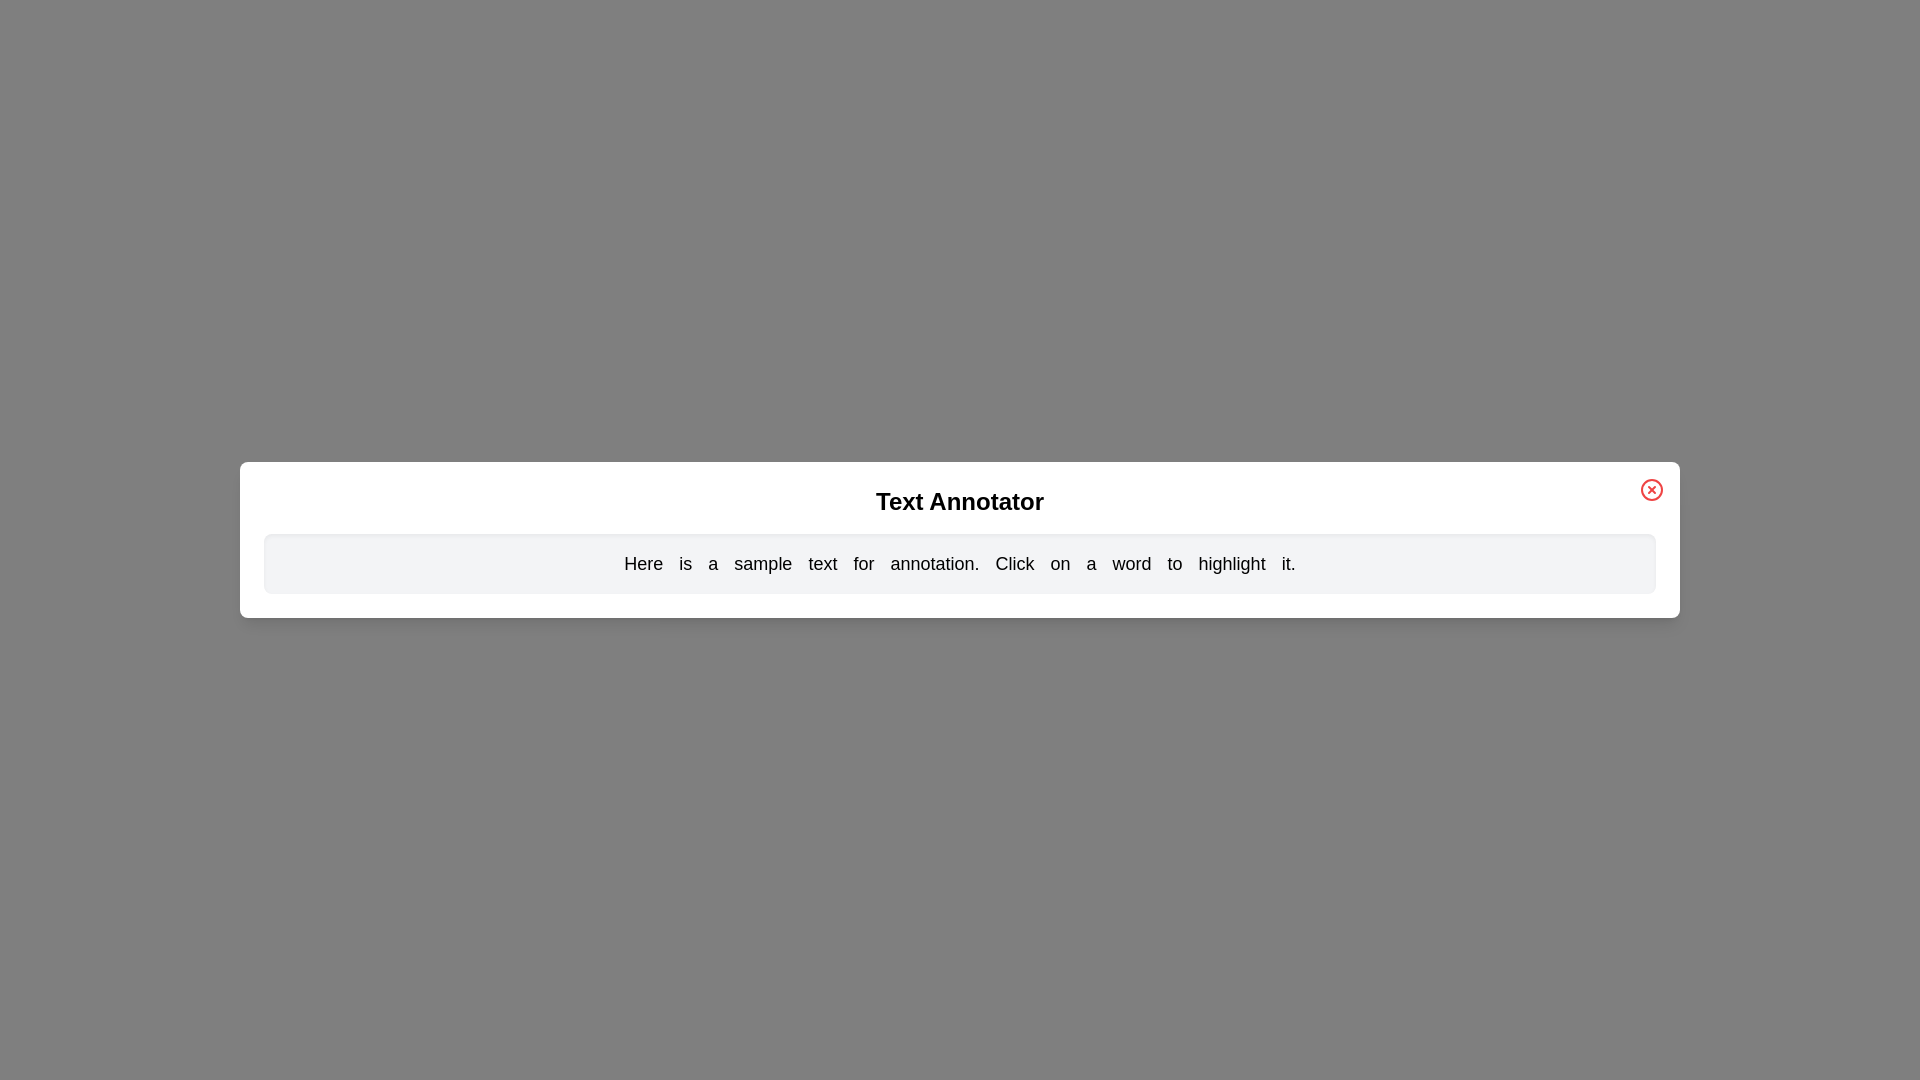 The height and width of the screenshot is (1080, 1920). I want to click on the word 'text' to toggle its highlighting, so click(822, 563).